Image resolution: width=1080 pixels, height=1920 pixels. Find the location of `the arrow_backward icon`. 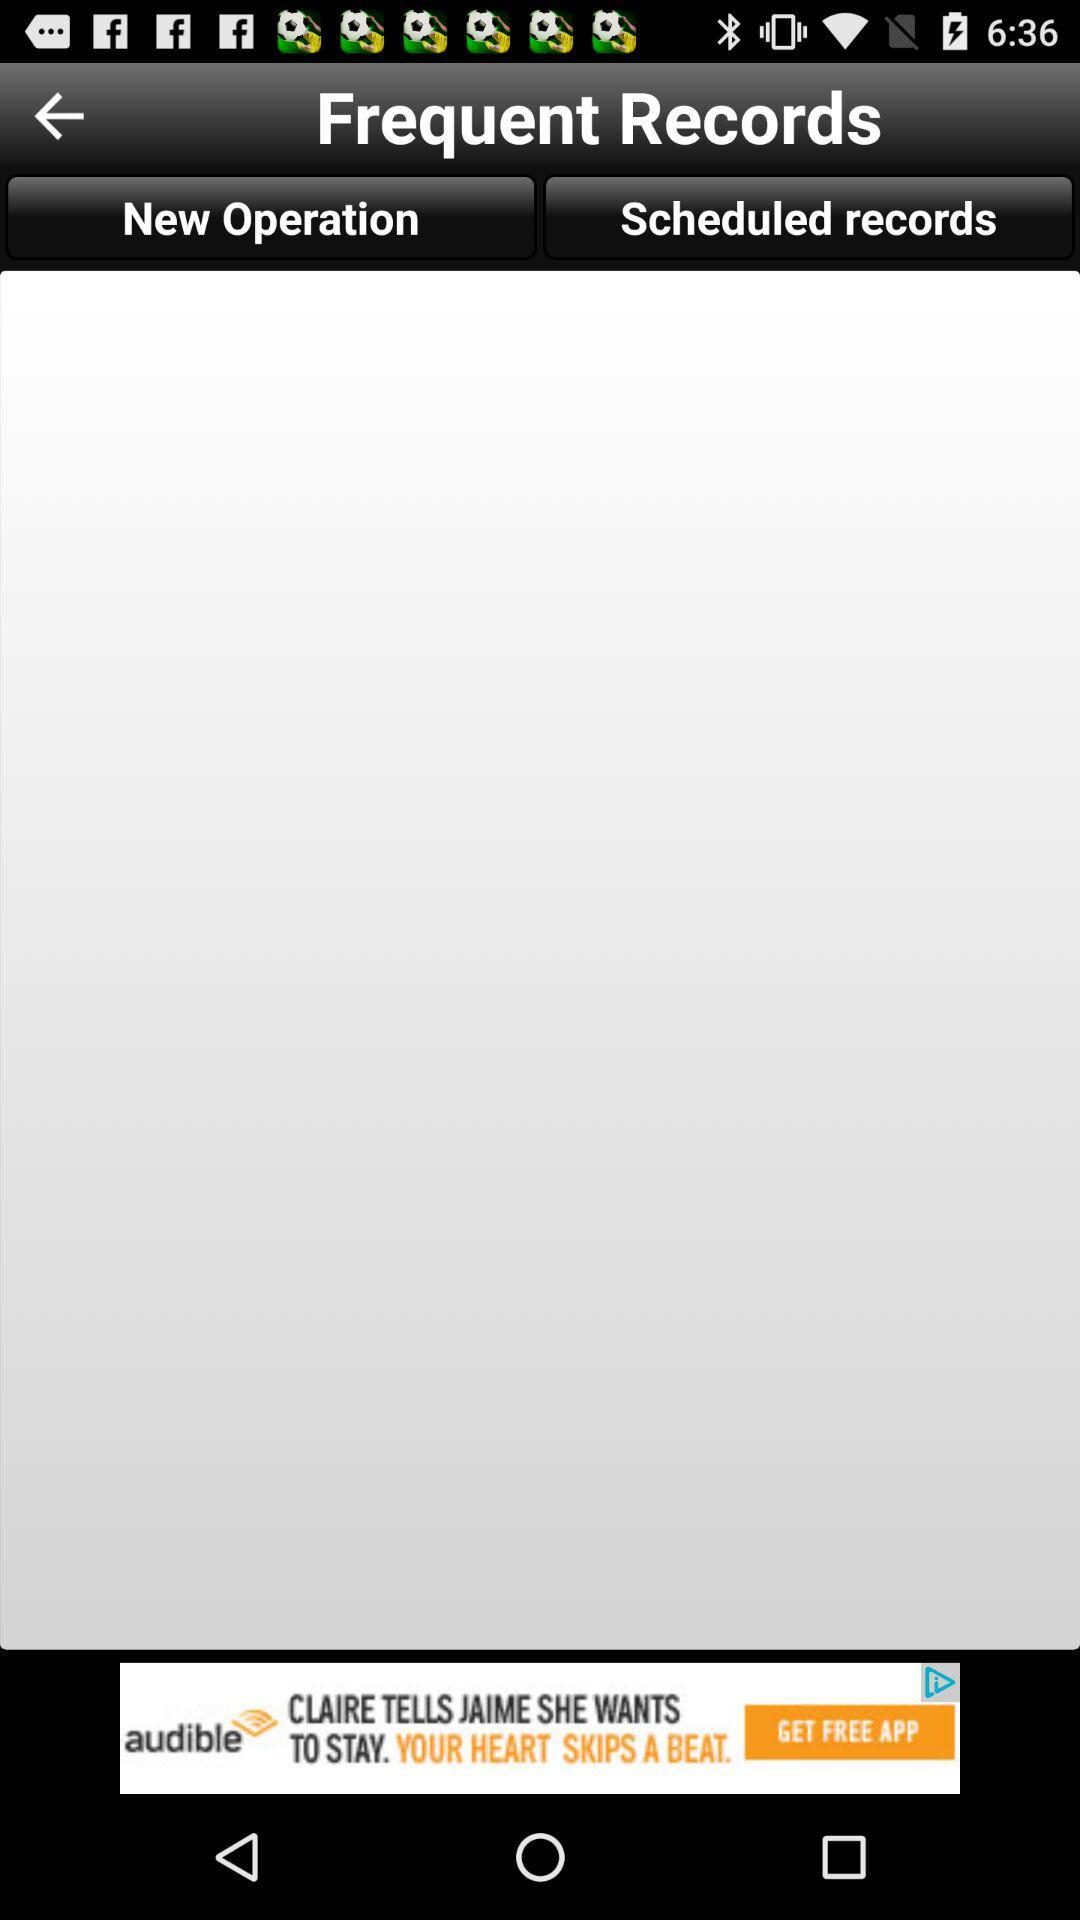

the arrow_backward icon is located at coordinates (58, 123).